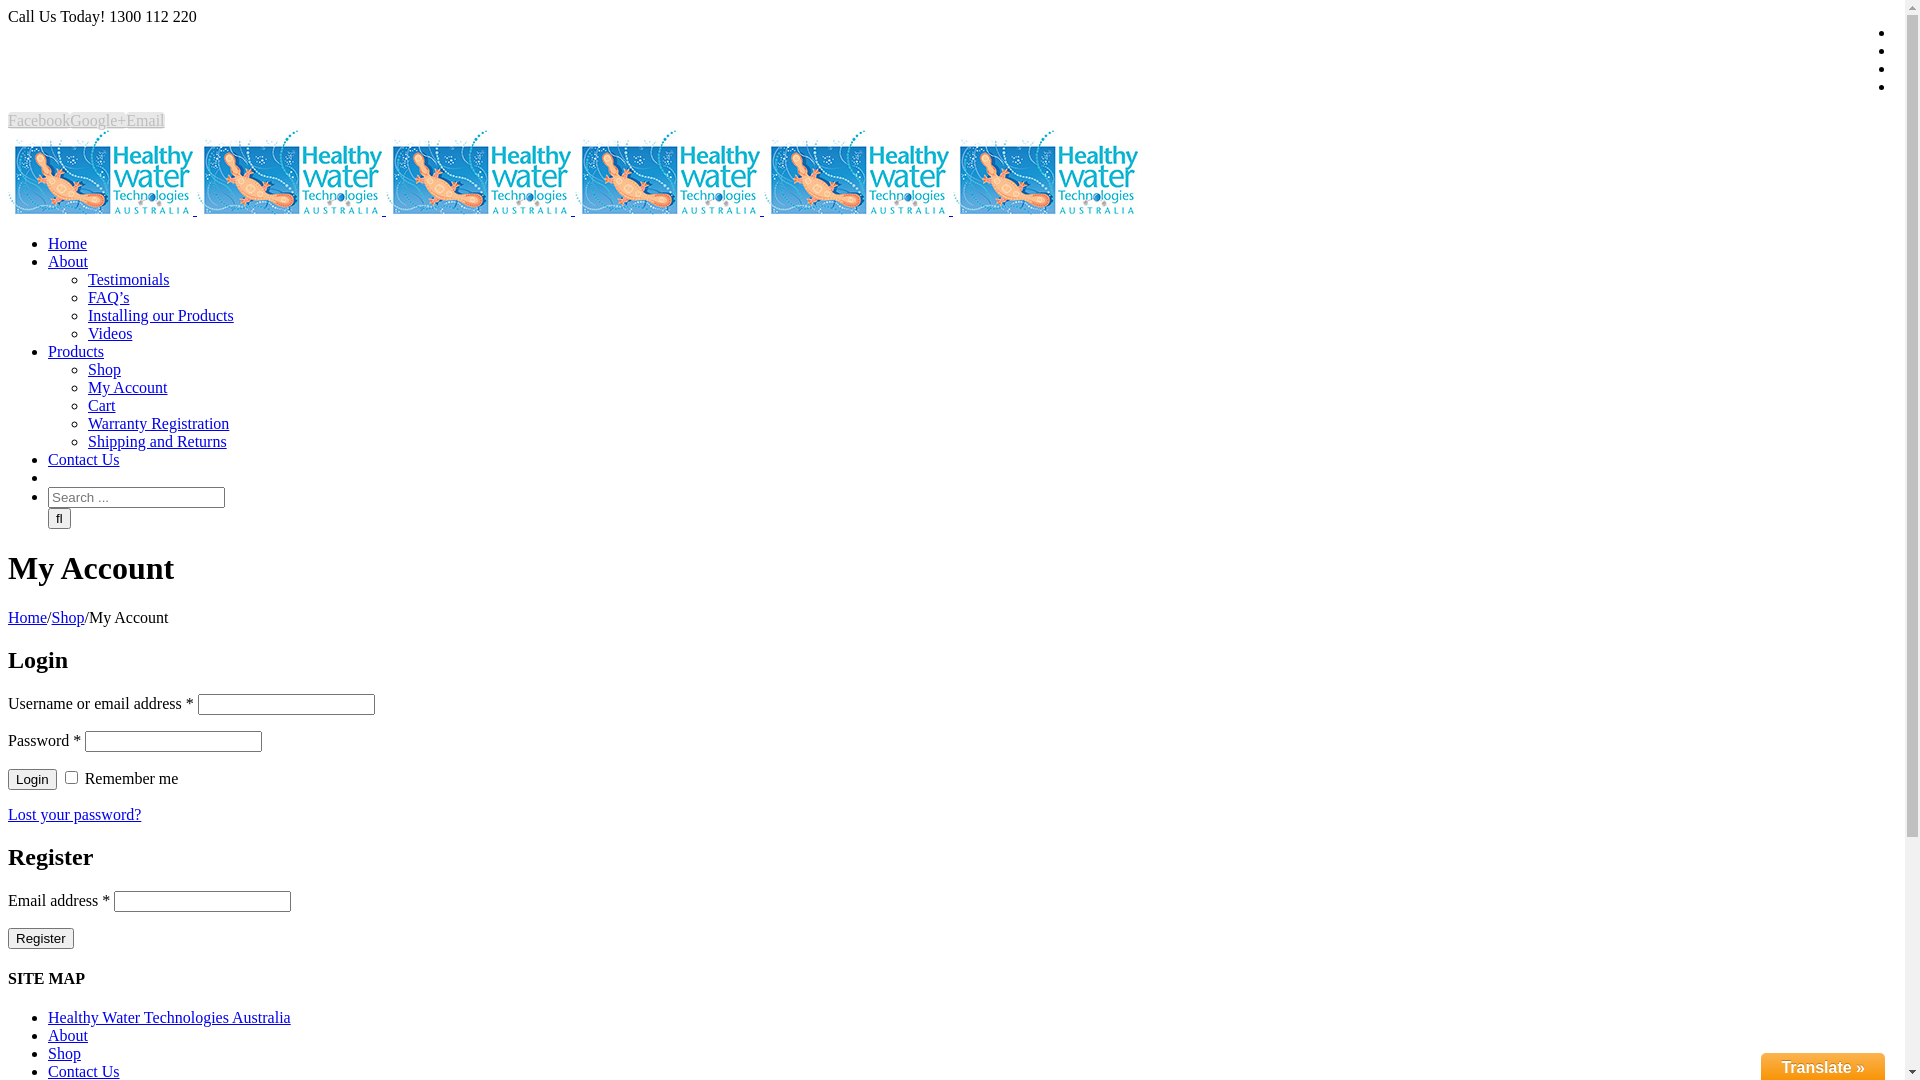  What do you see at coordinates (169, 1017) in the screenshot?
I see `'Healthy Water Technologies Australia'` at bounding box center [169, 1017].